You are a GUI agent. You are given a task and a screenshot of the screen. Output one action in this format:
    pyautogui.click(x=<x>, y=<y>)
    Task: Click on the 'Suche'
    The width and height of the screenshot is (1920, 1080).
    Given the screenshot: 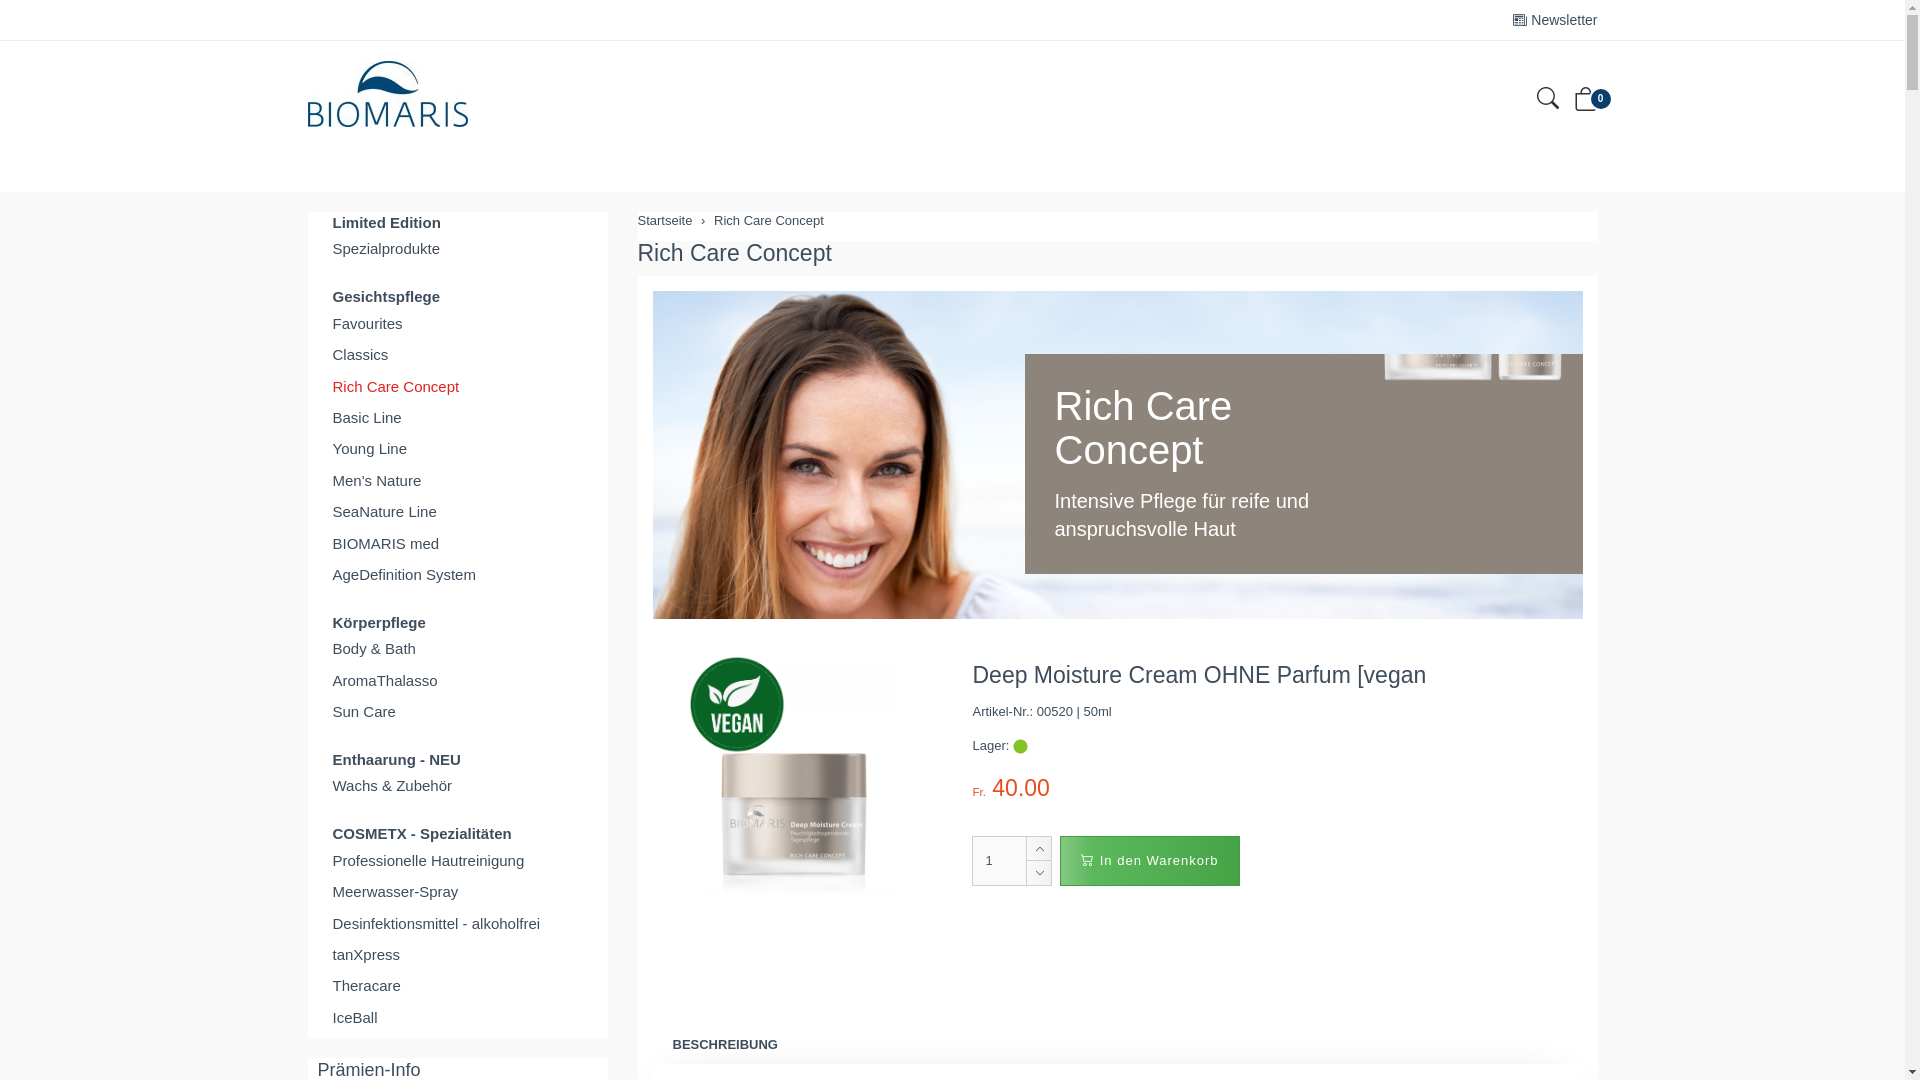 What is the action you would take?
    pyautogui.click(x=1545, y=101)
    